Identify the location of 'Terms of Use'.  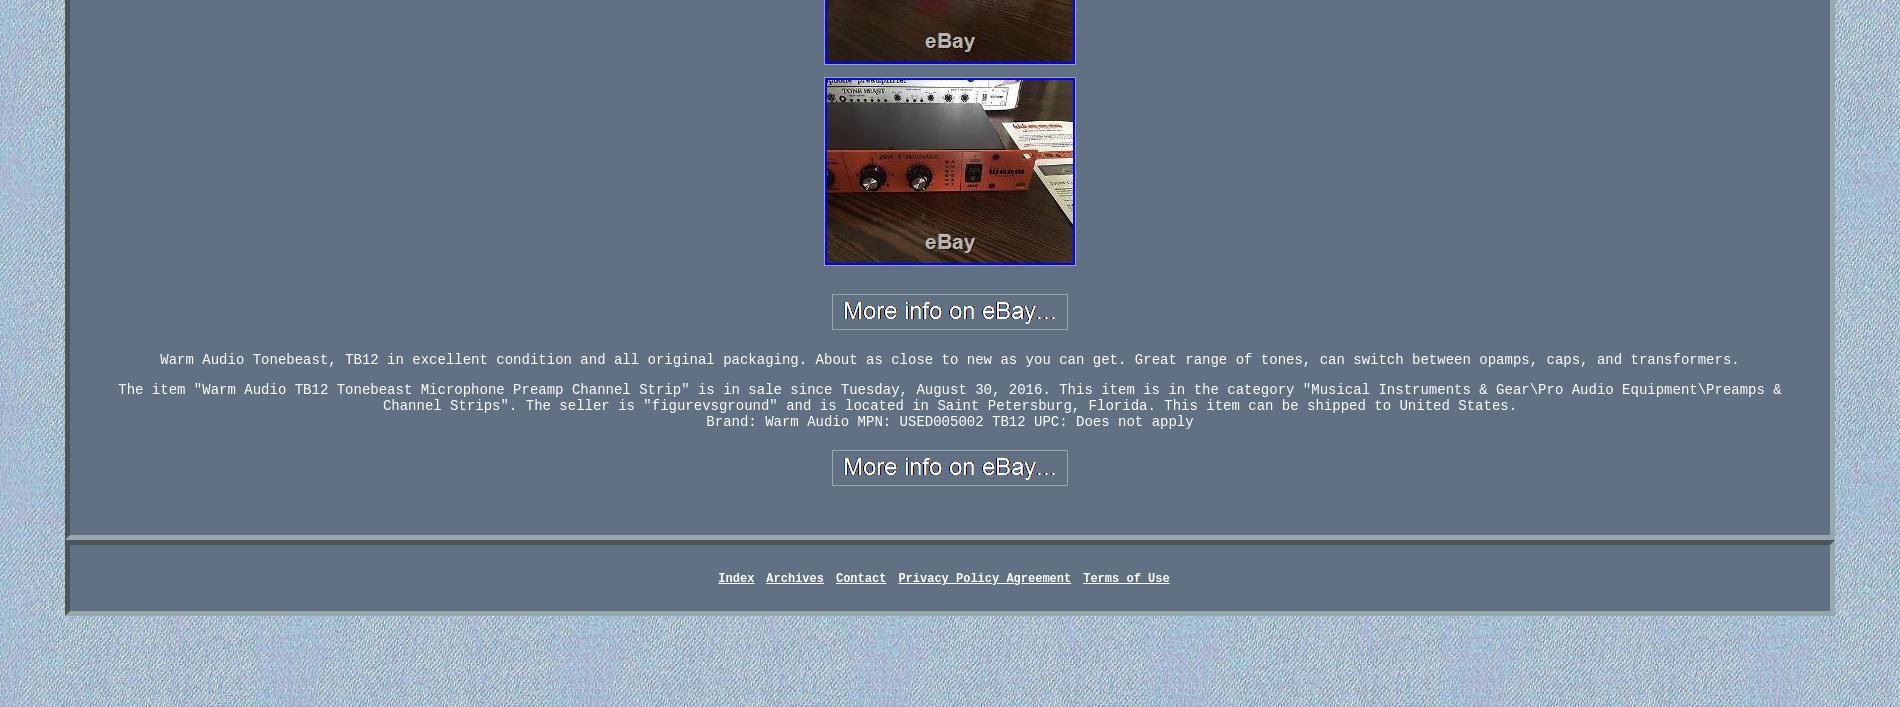
(1125, 579).